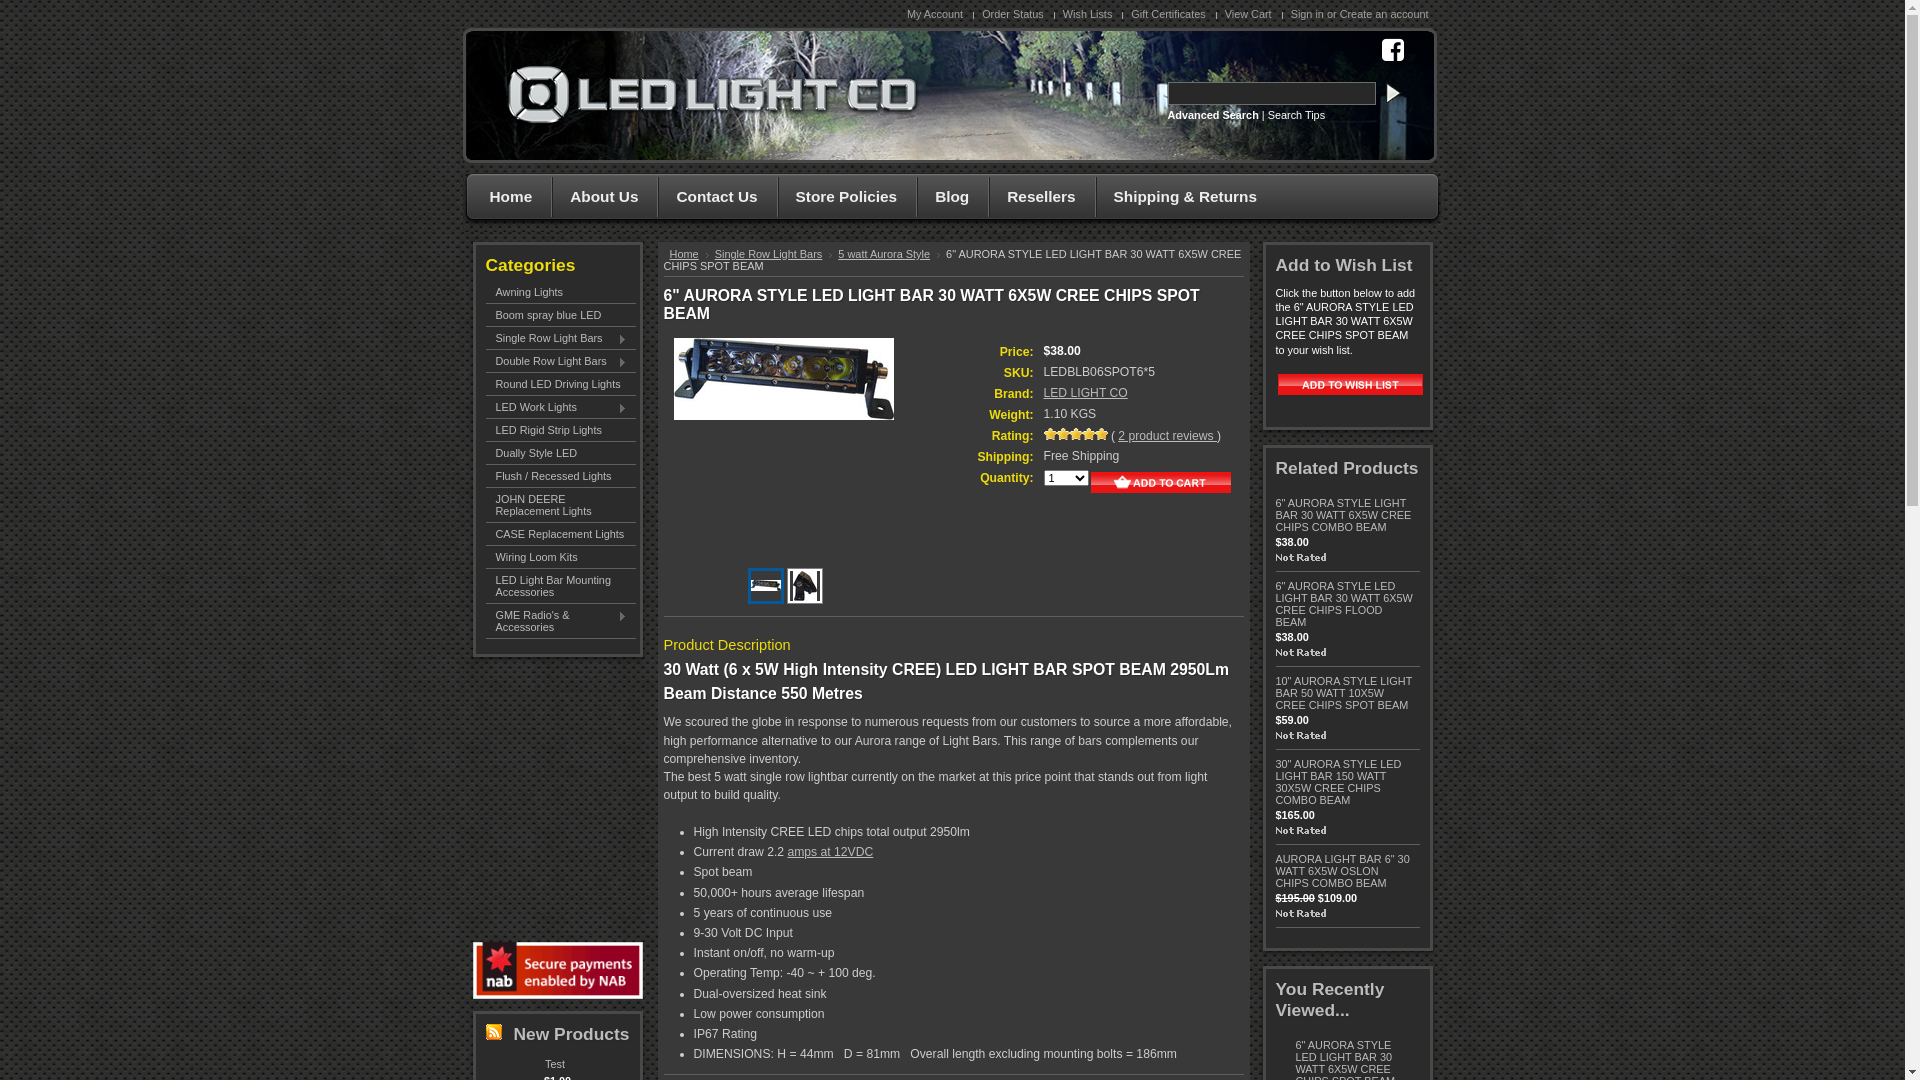 The width and height of the screenshot is (1920, 1080). I want to click on 'Home', so click(505, 198).